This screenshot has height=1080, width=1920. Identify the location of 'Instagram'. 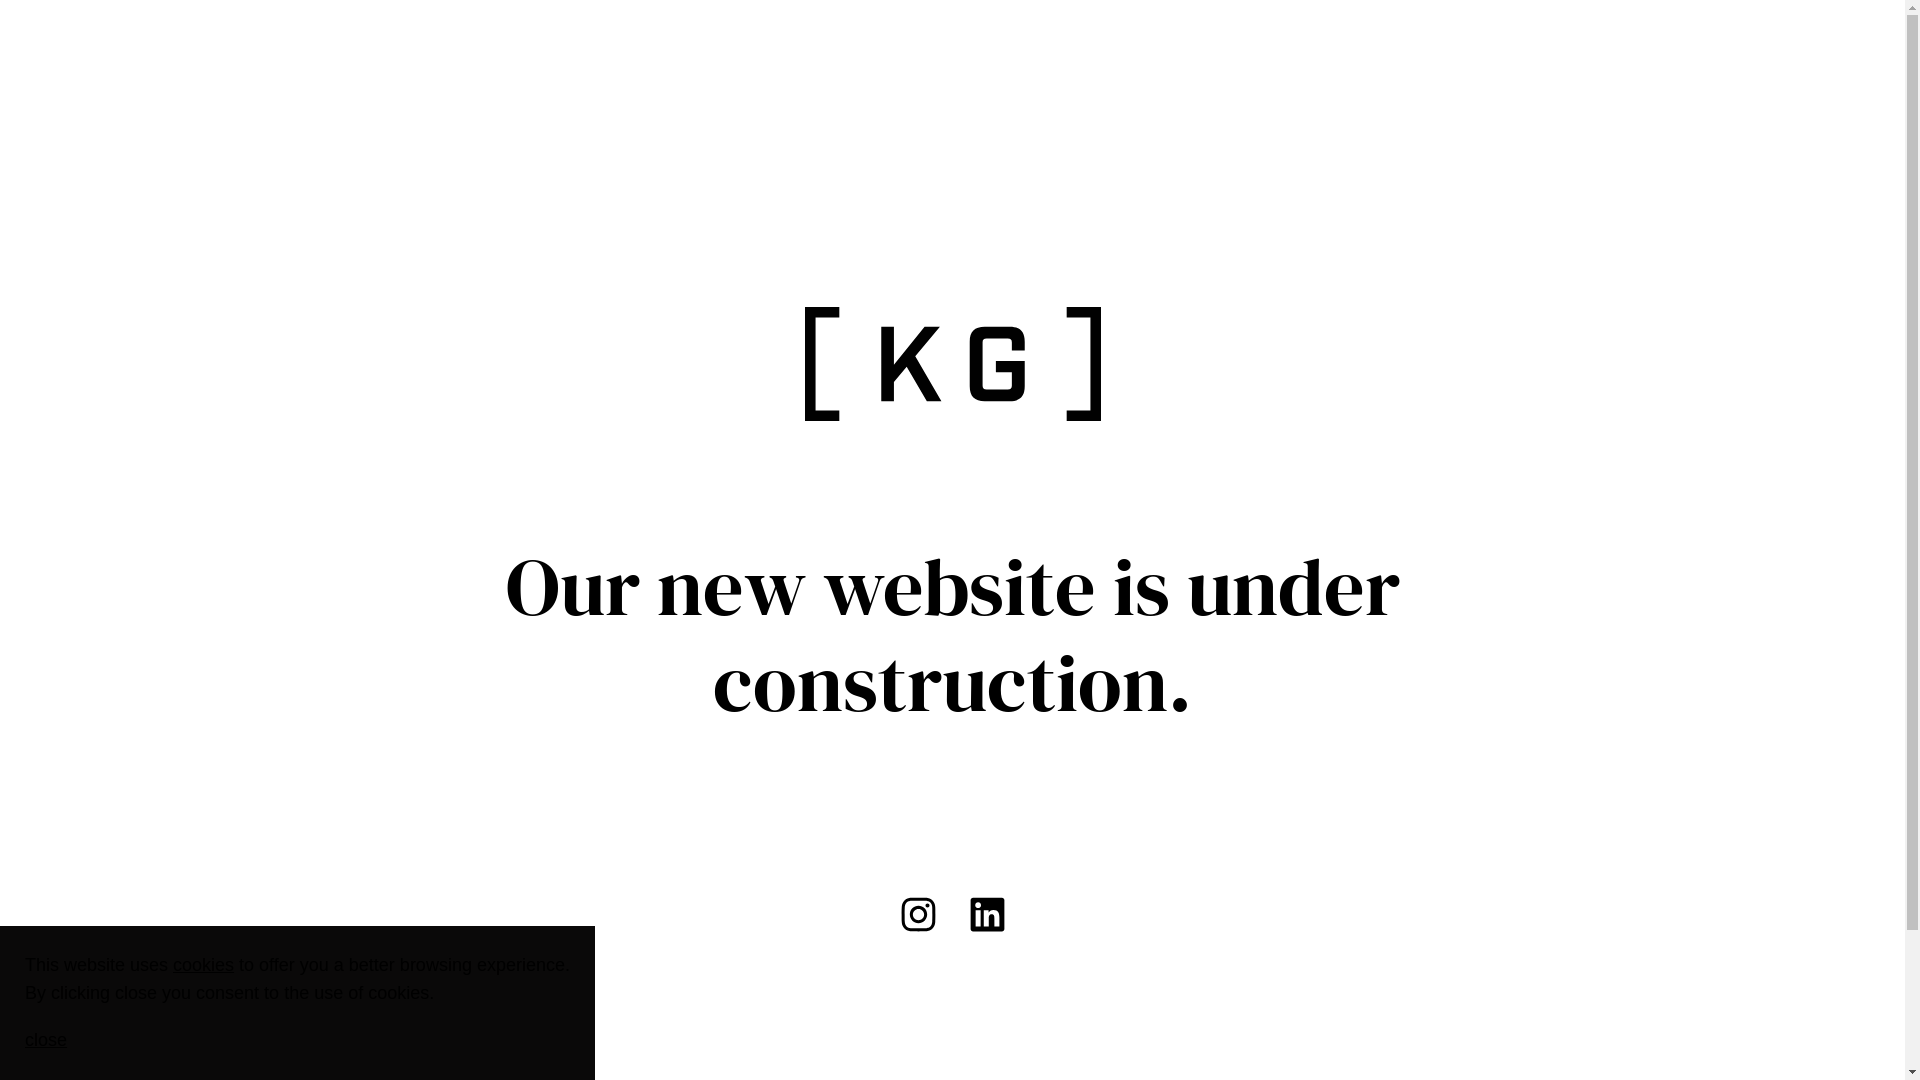
(917, 914).